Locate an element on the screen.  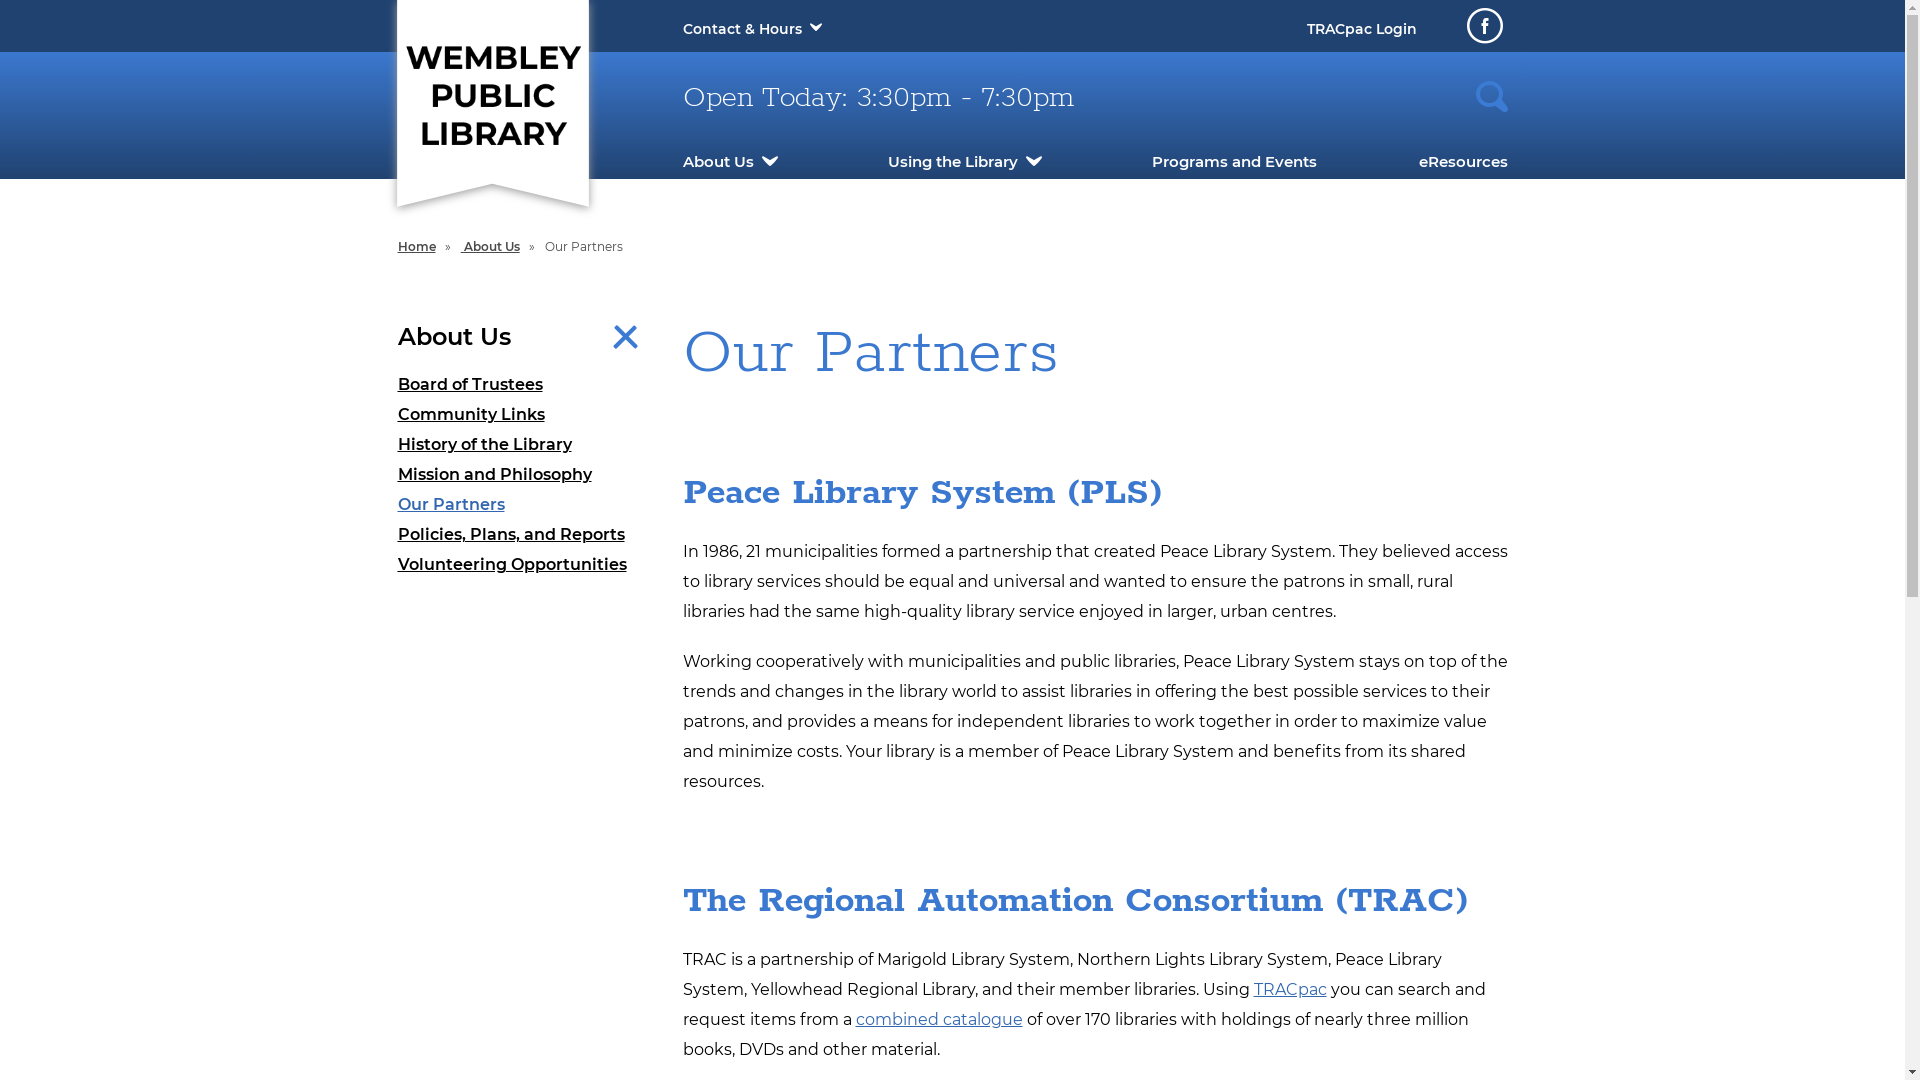
'Home' is located at coordinates (416, 245).